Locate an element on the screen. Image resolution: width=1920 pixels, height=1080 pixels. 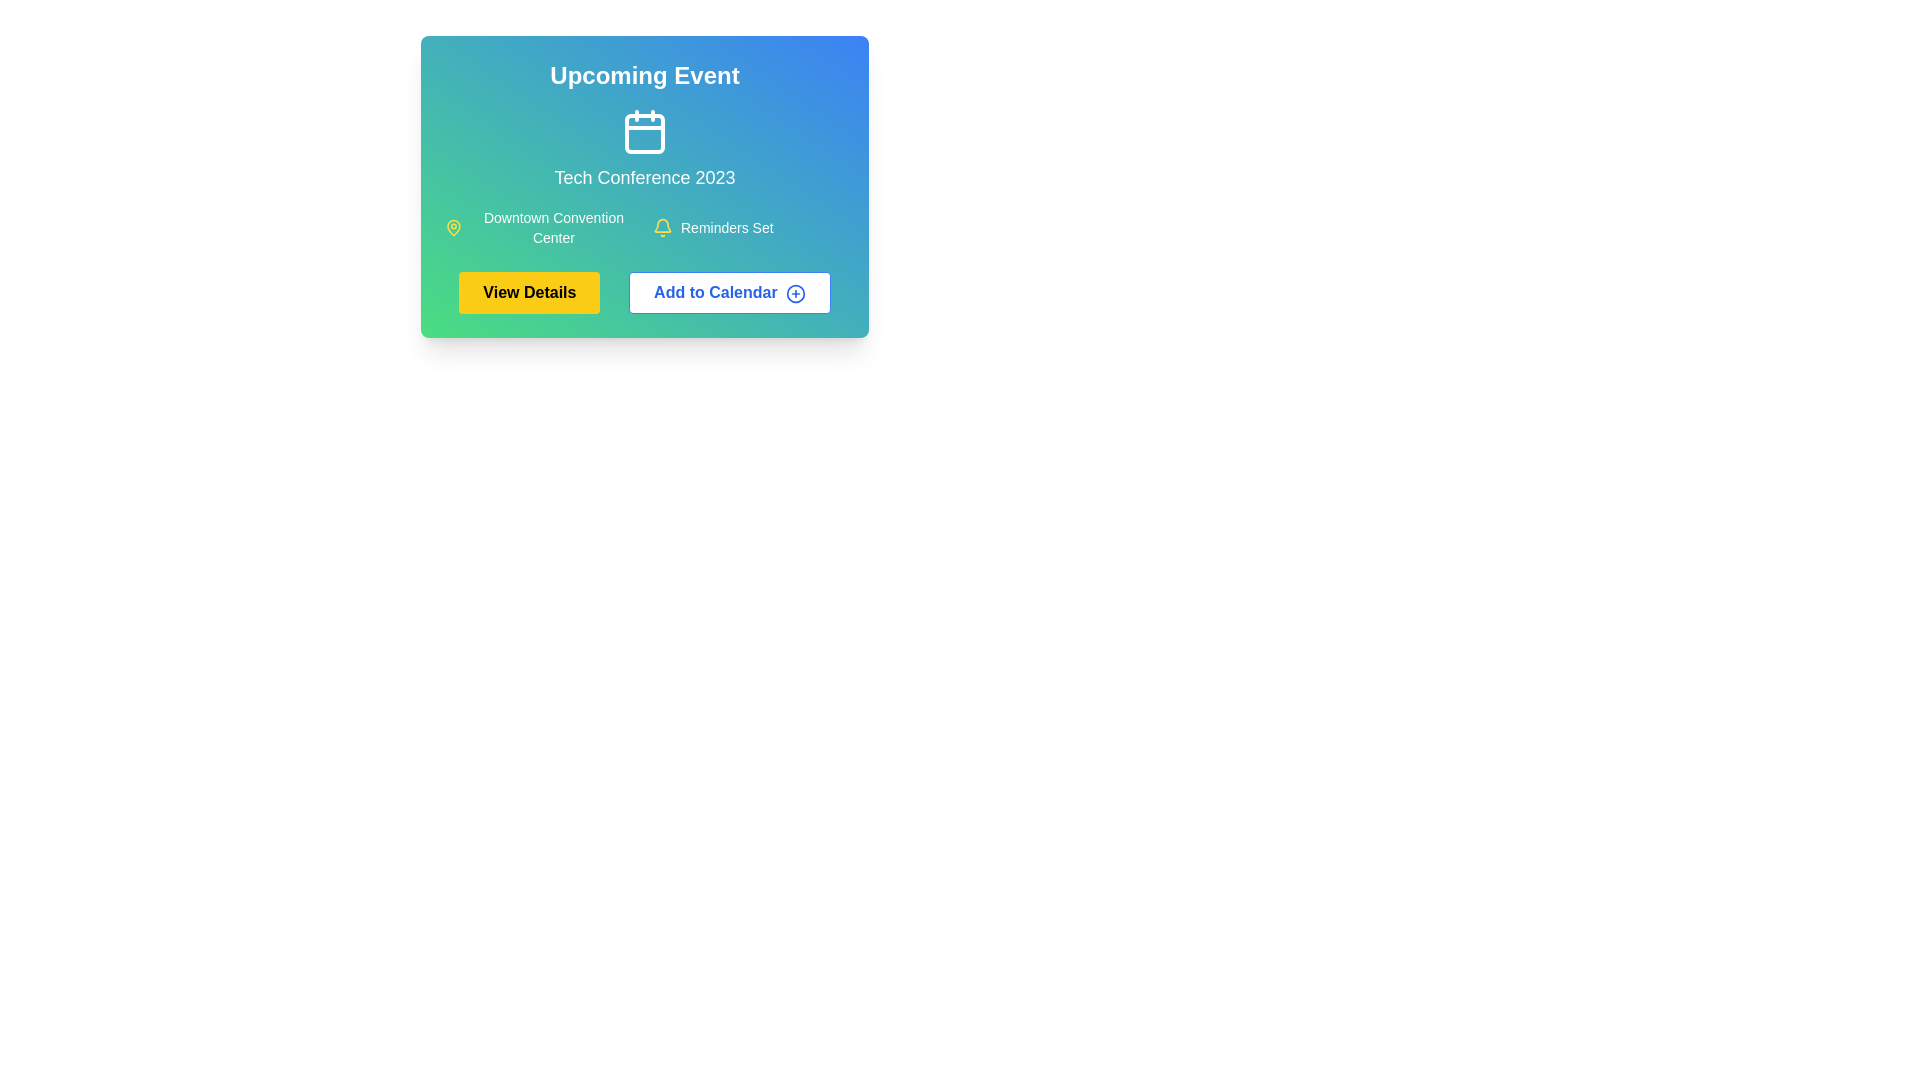
the rectangular yellow button labeled 'View Details' to trigger the hover effect is located at coordinates (529, 293).